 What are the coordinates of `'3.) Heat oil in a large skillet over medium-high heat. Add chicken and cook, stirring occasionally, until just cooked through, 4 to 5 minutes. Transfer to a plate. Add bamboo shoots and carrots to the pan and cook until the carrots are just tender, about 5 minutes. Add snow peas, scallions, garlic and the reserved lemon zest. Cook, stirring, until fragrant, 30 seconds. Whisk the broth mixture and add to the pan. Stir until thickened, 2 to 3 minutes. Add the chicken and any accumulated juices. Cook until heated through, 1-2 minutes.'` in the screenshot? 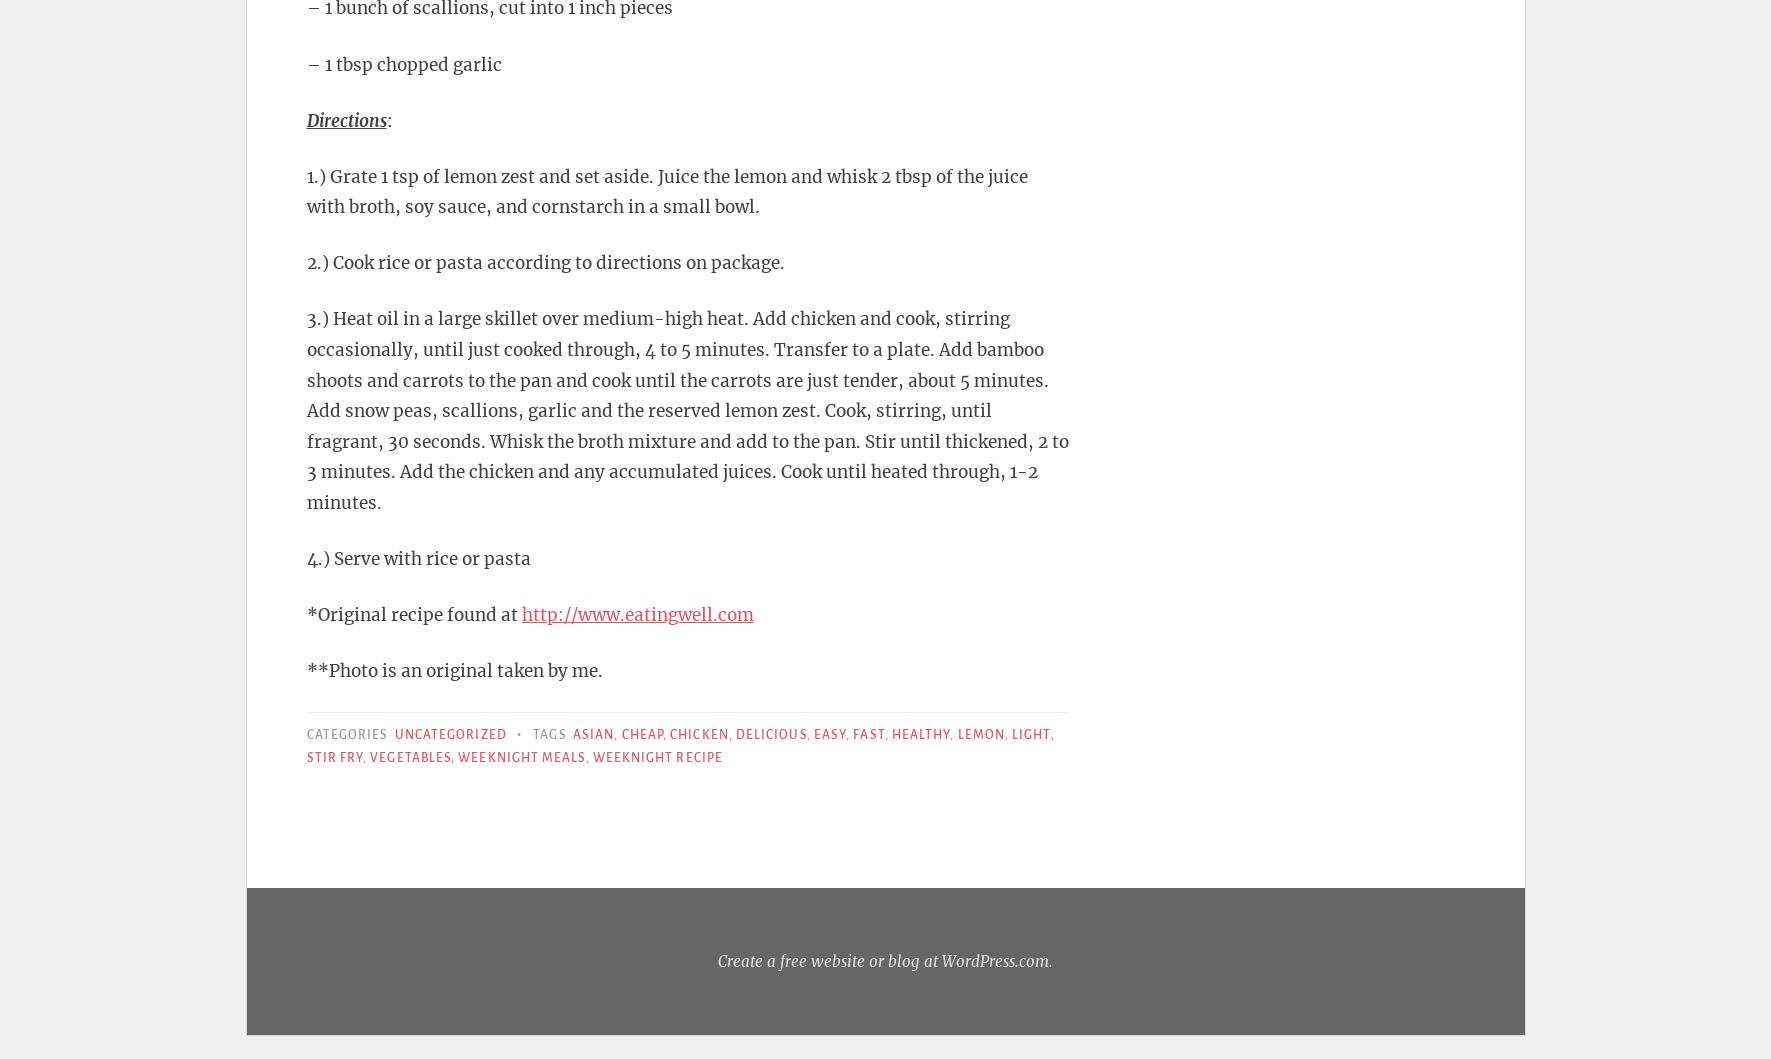 It's located at (686, 409).